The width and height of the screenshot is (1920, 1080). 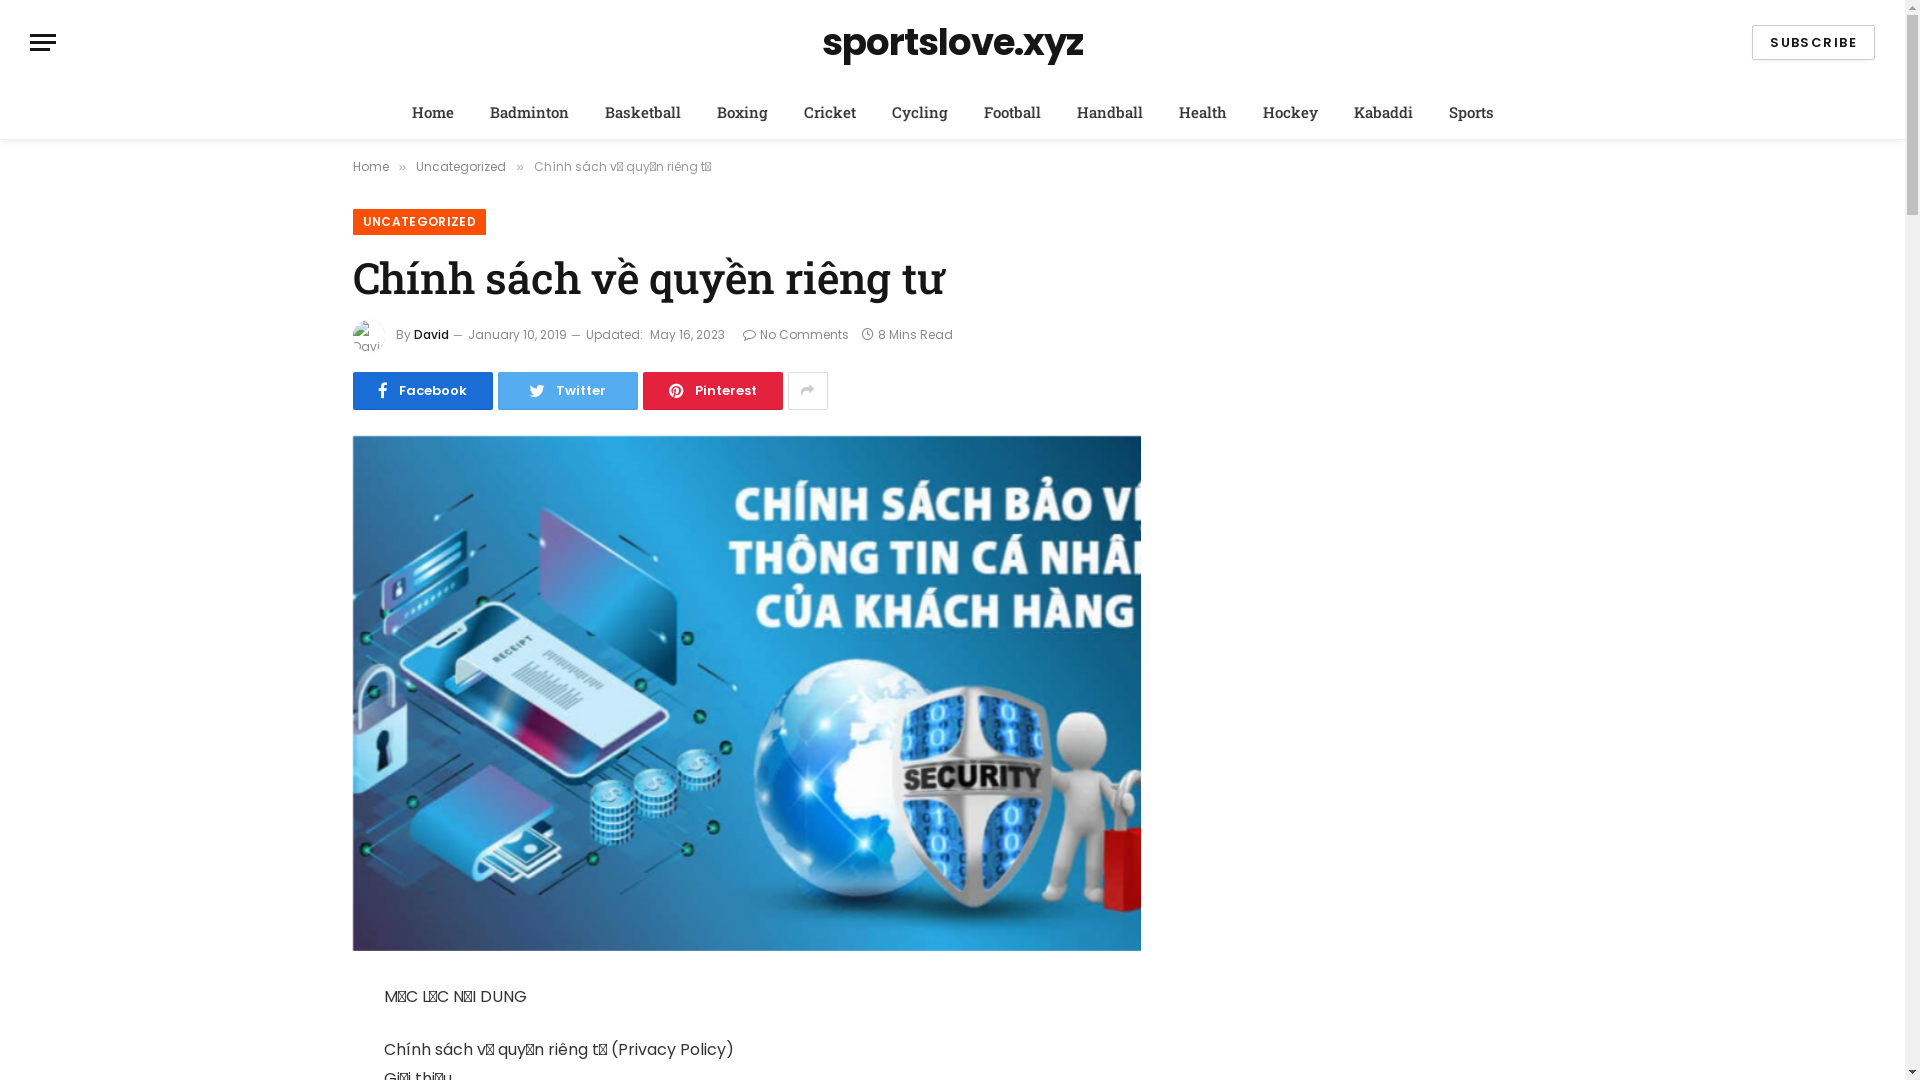 What do you see at coordinates (786, 390) in the screenshot?
I see `'Show More Social Sharing'` at bounding box center [786, 390].